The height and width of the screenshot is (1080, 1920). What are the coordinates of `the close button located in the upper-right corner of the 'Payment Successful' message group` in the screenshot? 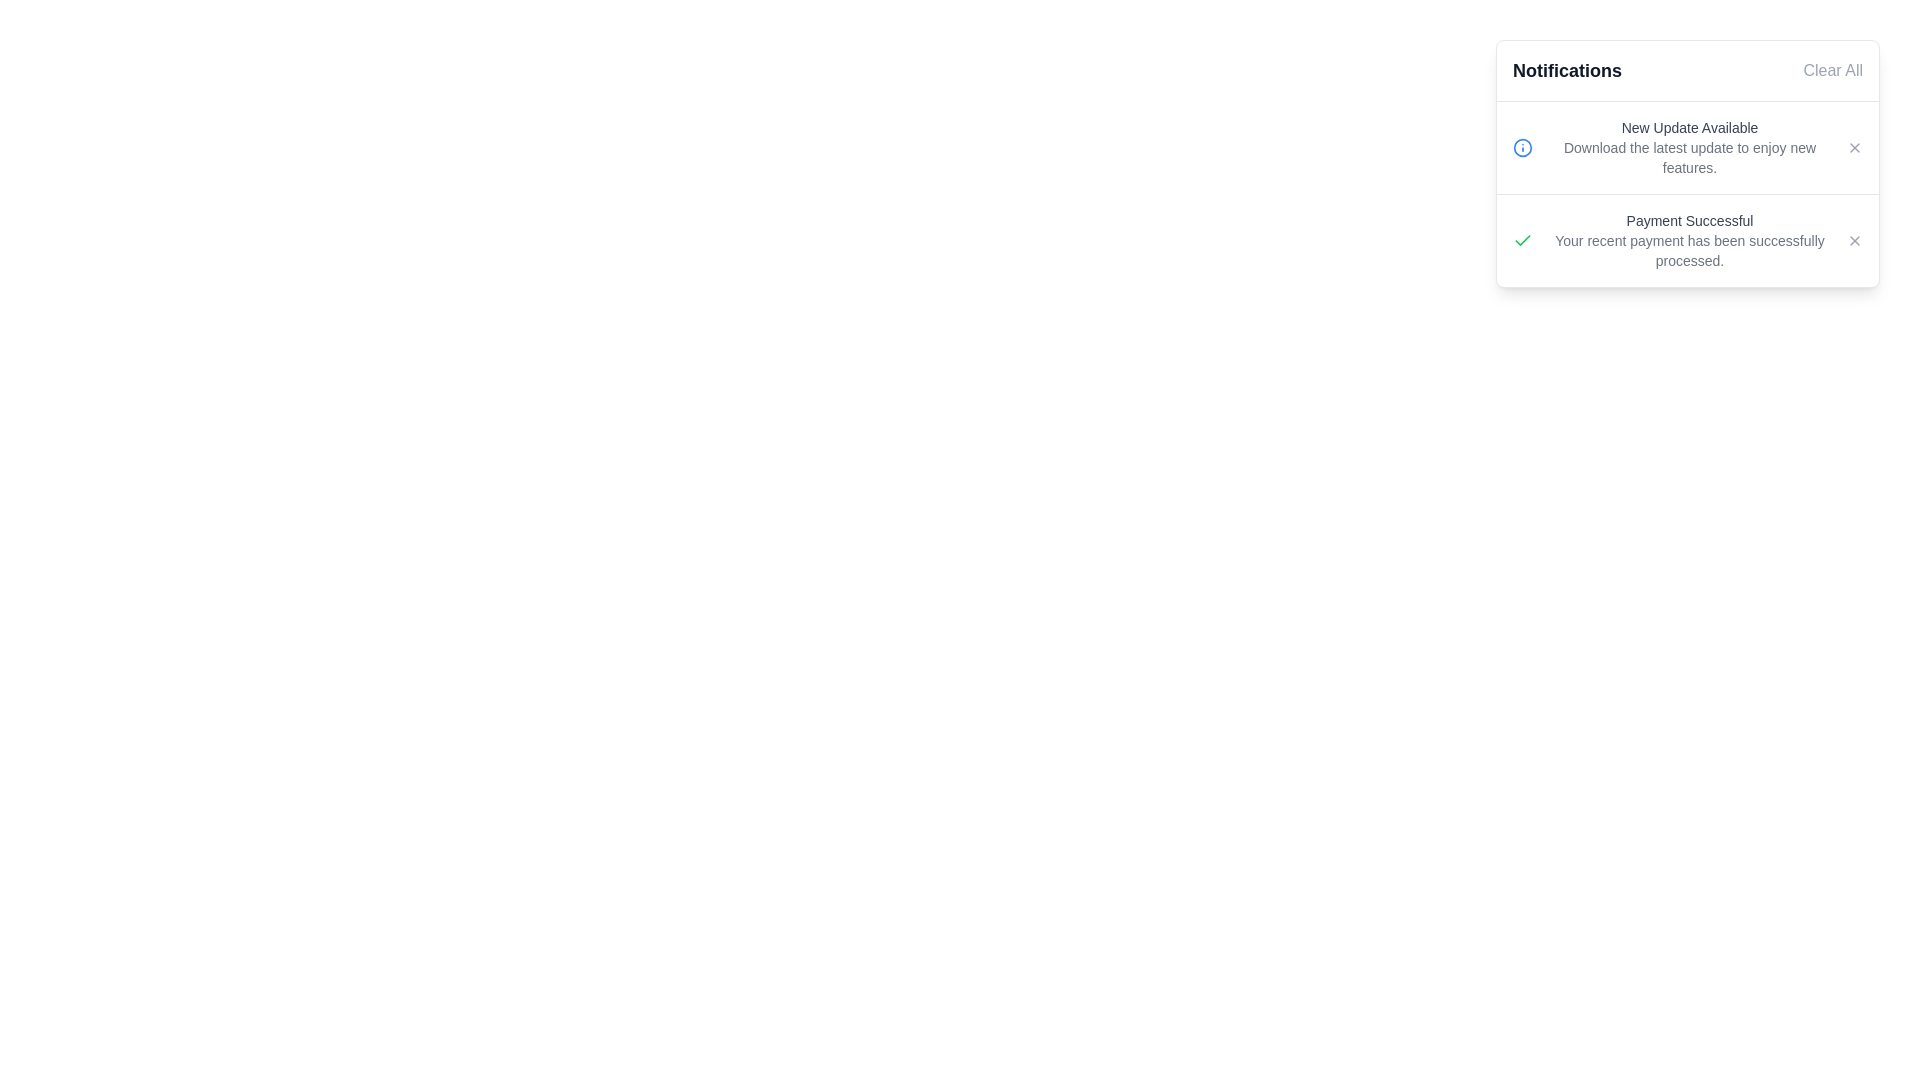 It's located at (1853, 239).